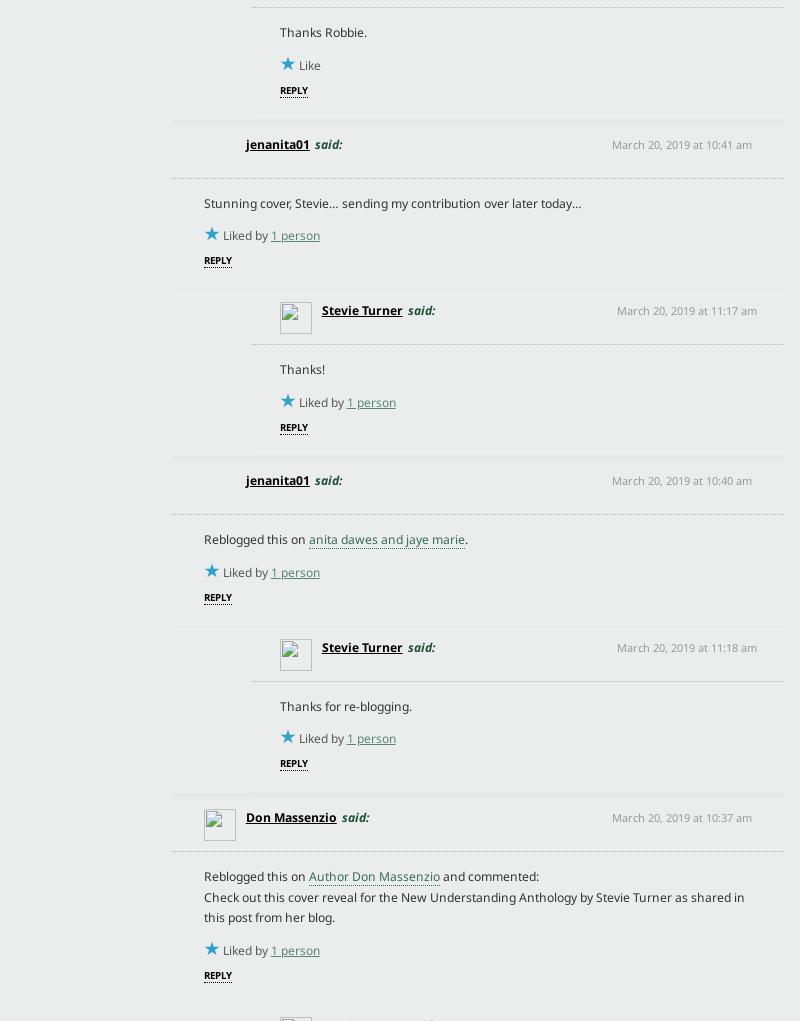 This screenshot has width=800, height=1021. What do you see at coordinates (464, 539) in the screenshot?
I see `'.'` at bounding box center [464, 539].